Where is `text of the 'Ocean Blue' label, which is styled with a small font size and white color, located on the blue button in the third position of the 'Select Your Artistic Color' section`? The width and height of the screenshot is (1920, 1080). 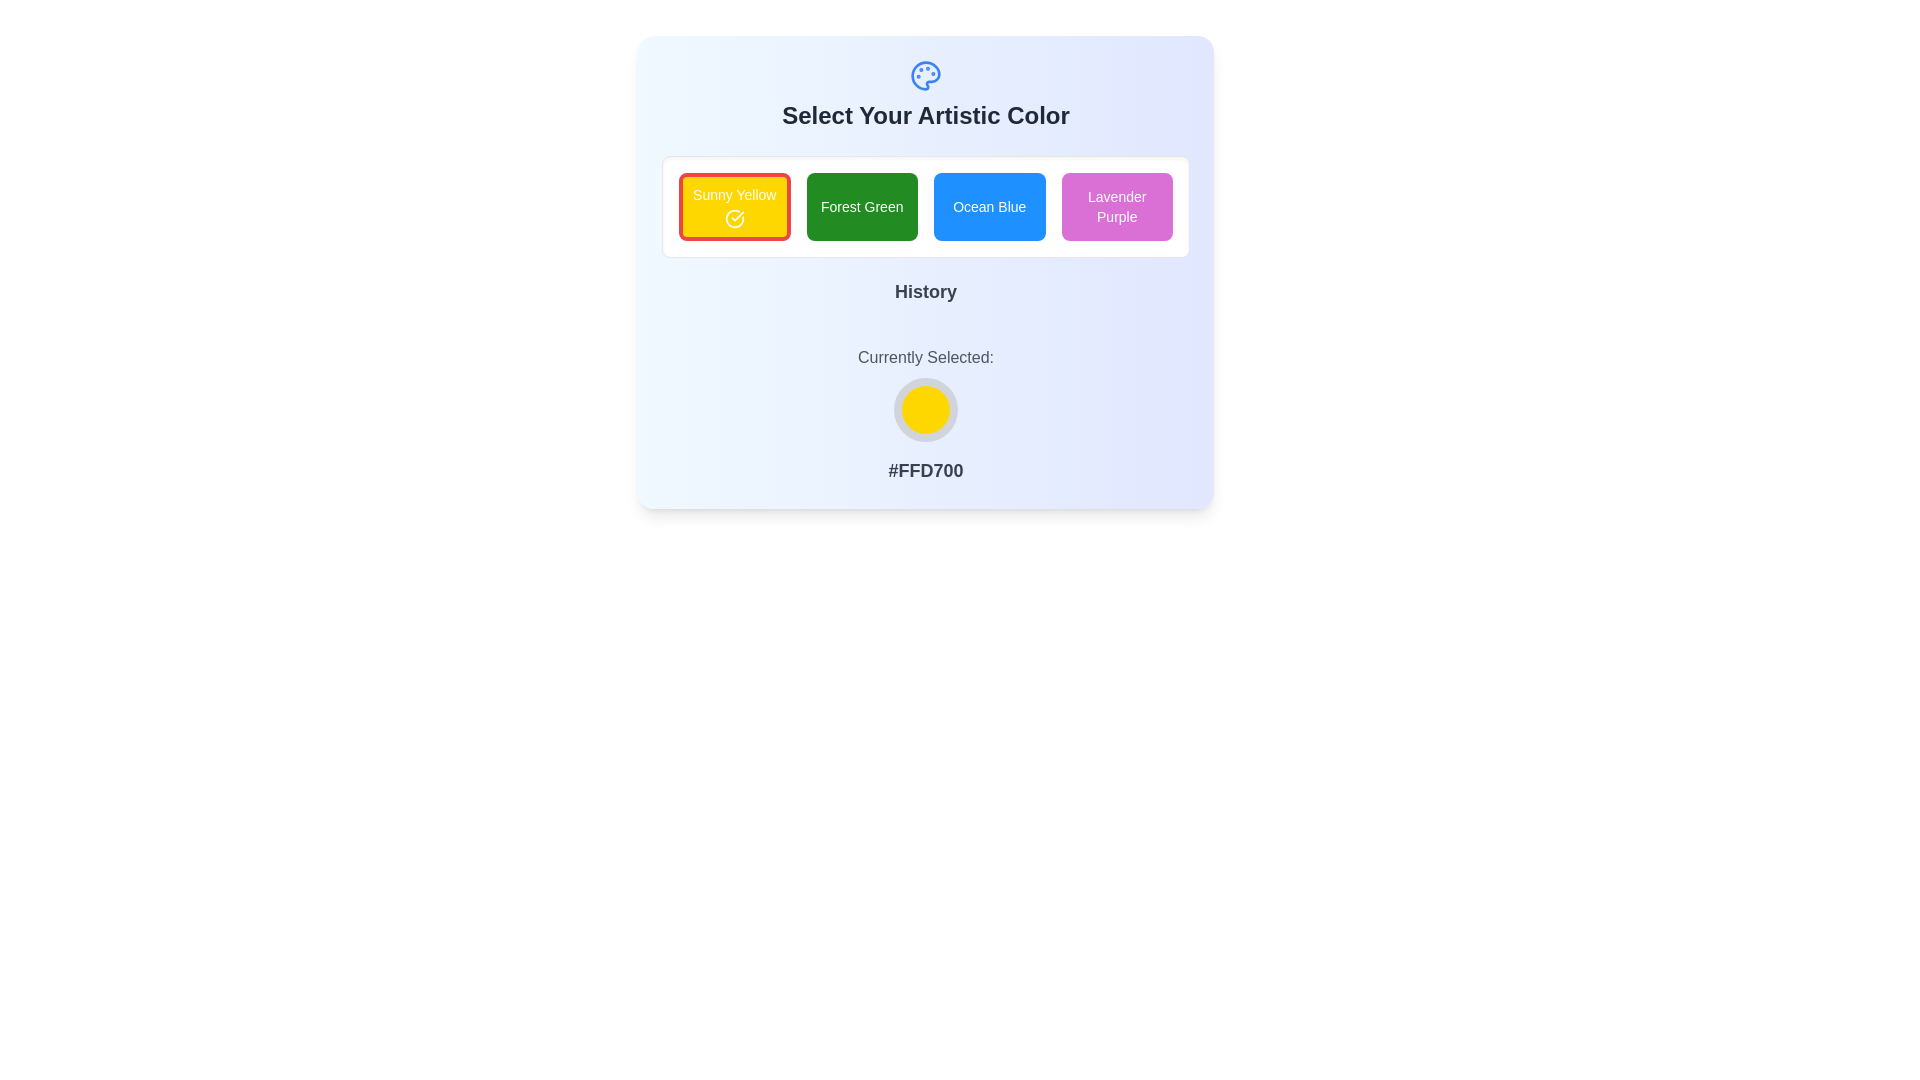
text of the 'Ocean Blue' label, which is styled with a small font size and white color, located on the blue button in the third position of the 'Select Your Artistic Color' section is located at coordinates (989, 207).